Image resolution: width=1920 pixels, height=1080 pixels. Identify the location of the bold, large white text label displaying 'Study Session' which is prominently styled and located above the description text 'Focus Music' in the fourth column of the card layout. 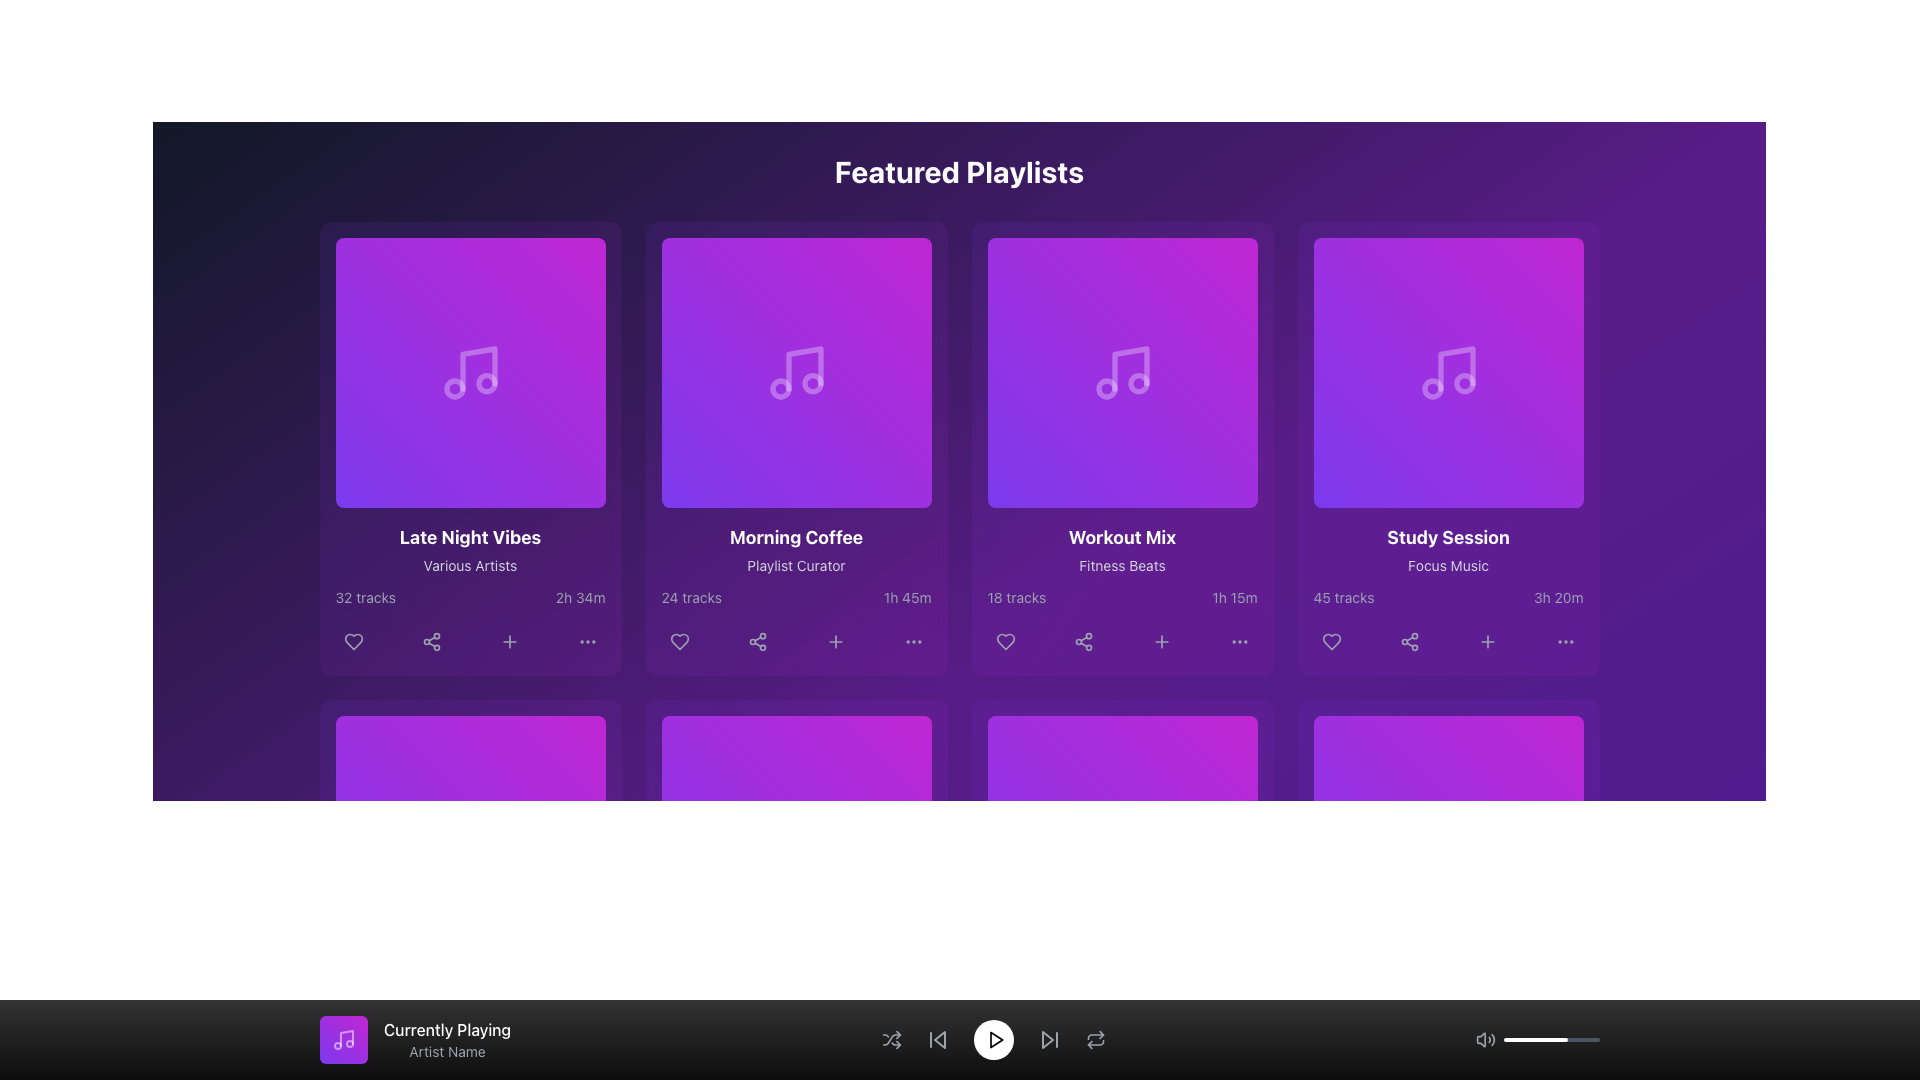
(1448, 536).